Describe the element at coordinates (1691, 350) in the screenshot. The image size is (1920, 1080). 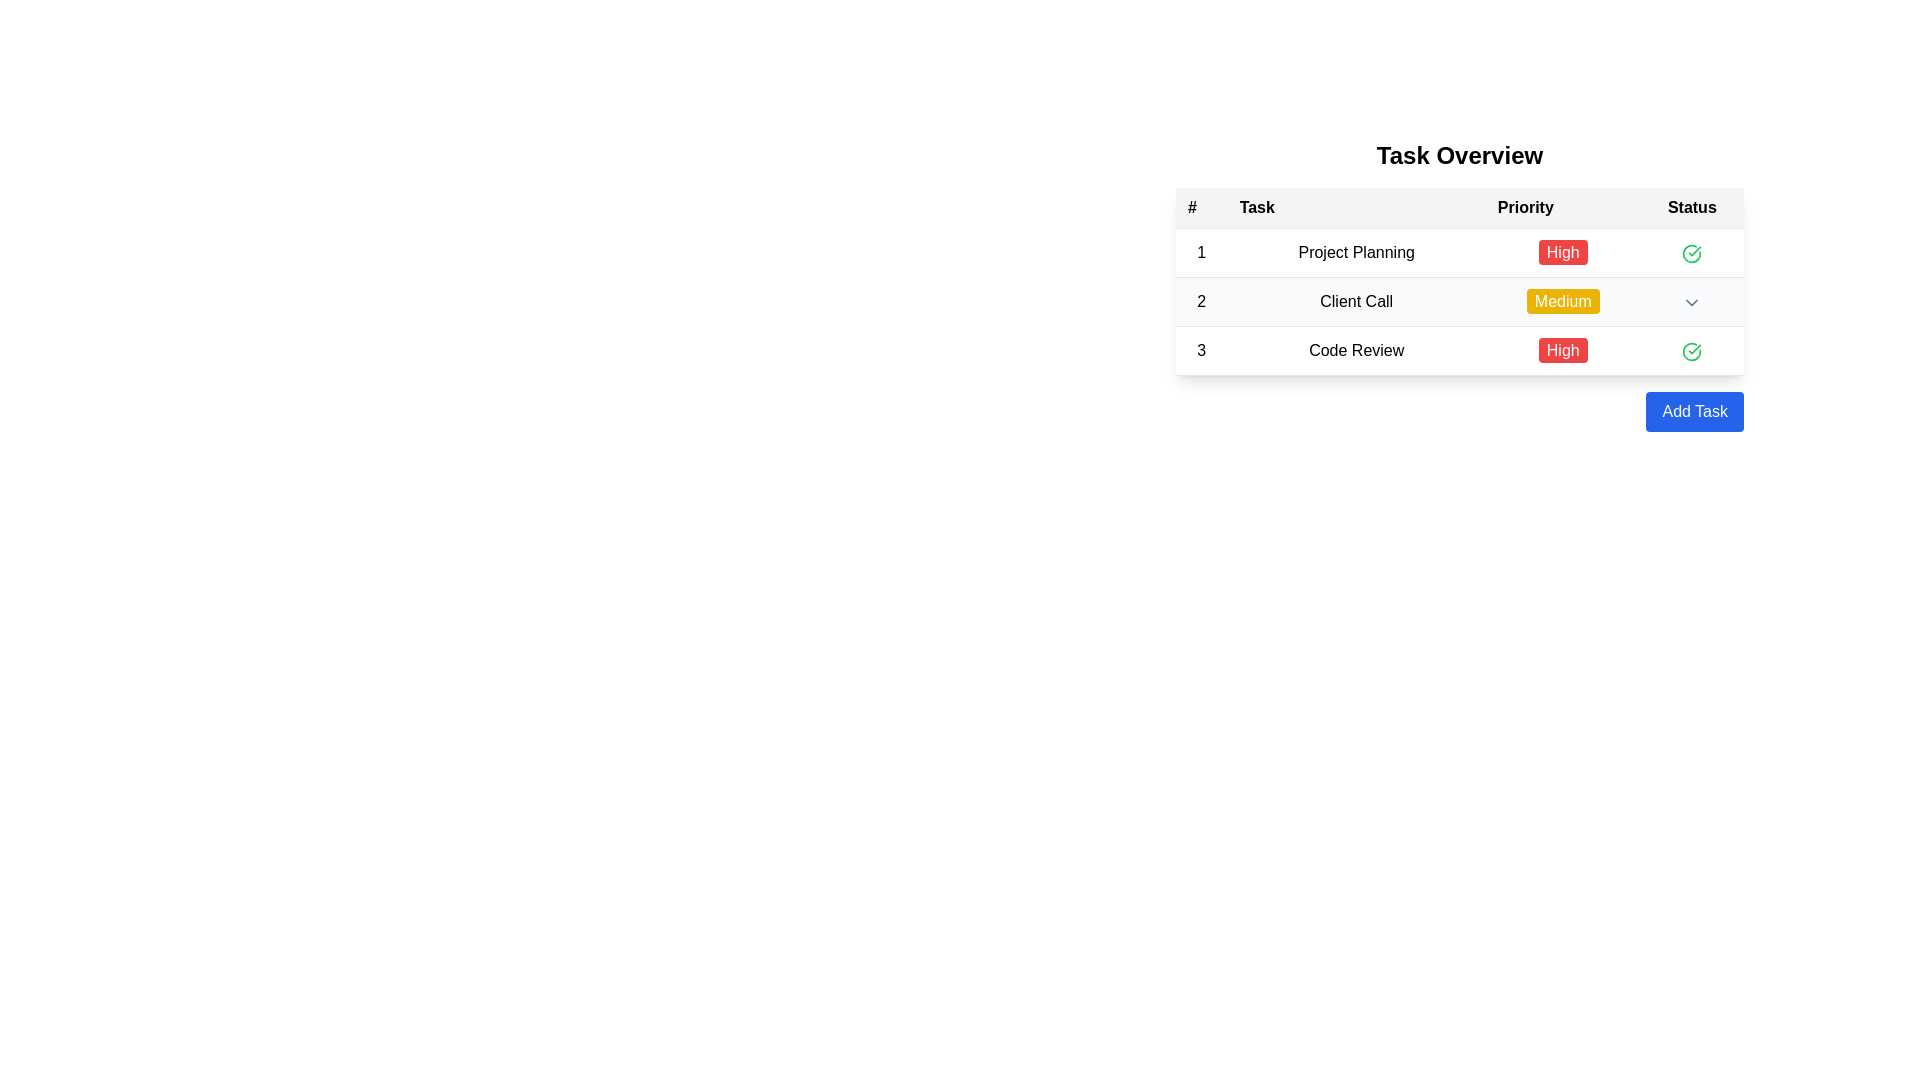
I see `the circular green outlined icon with a checkmark` at that location.